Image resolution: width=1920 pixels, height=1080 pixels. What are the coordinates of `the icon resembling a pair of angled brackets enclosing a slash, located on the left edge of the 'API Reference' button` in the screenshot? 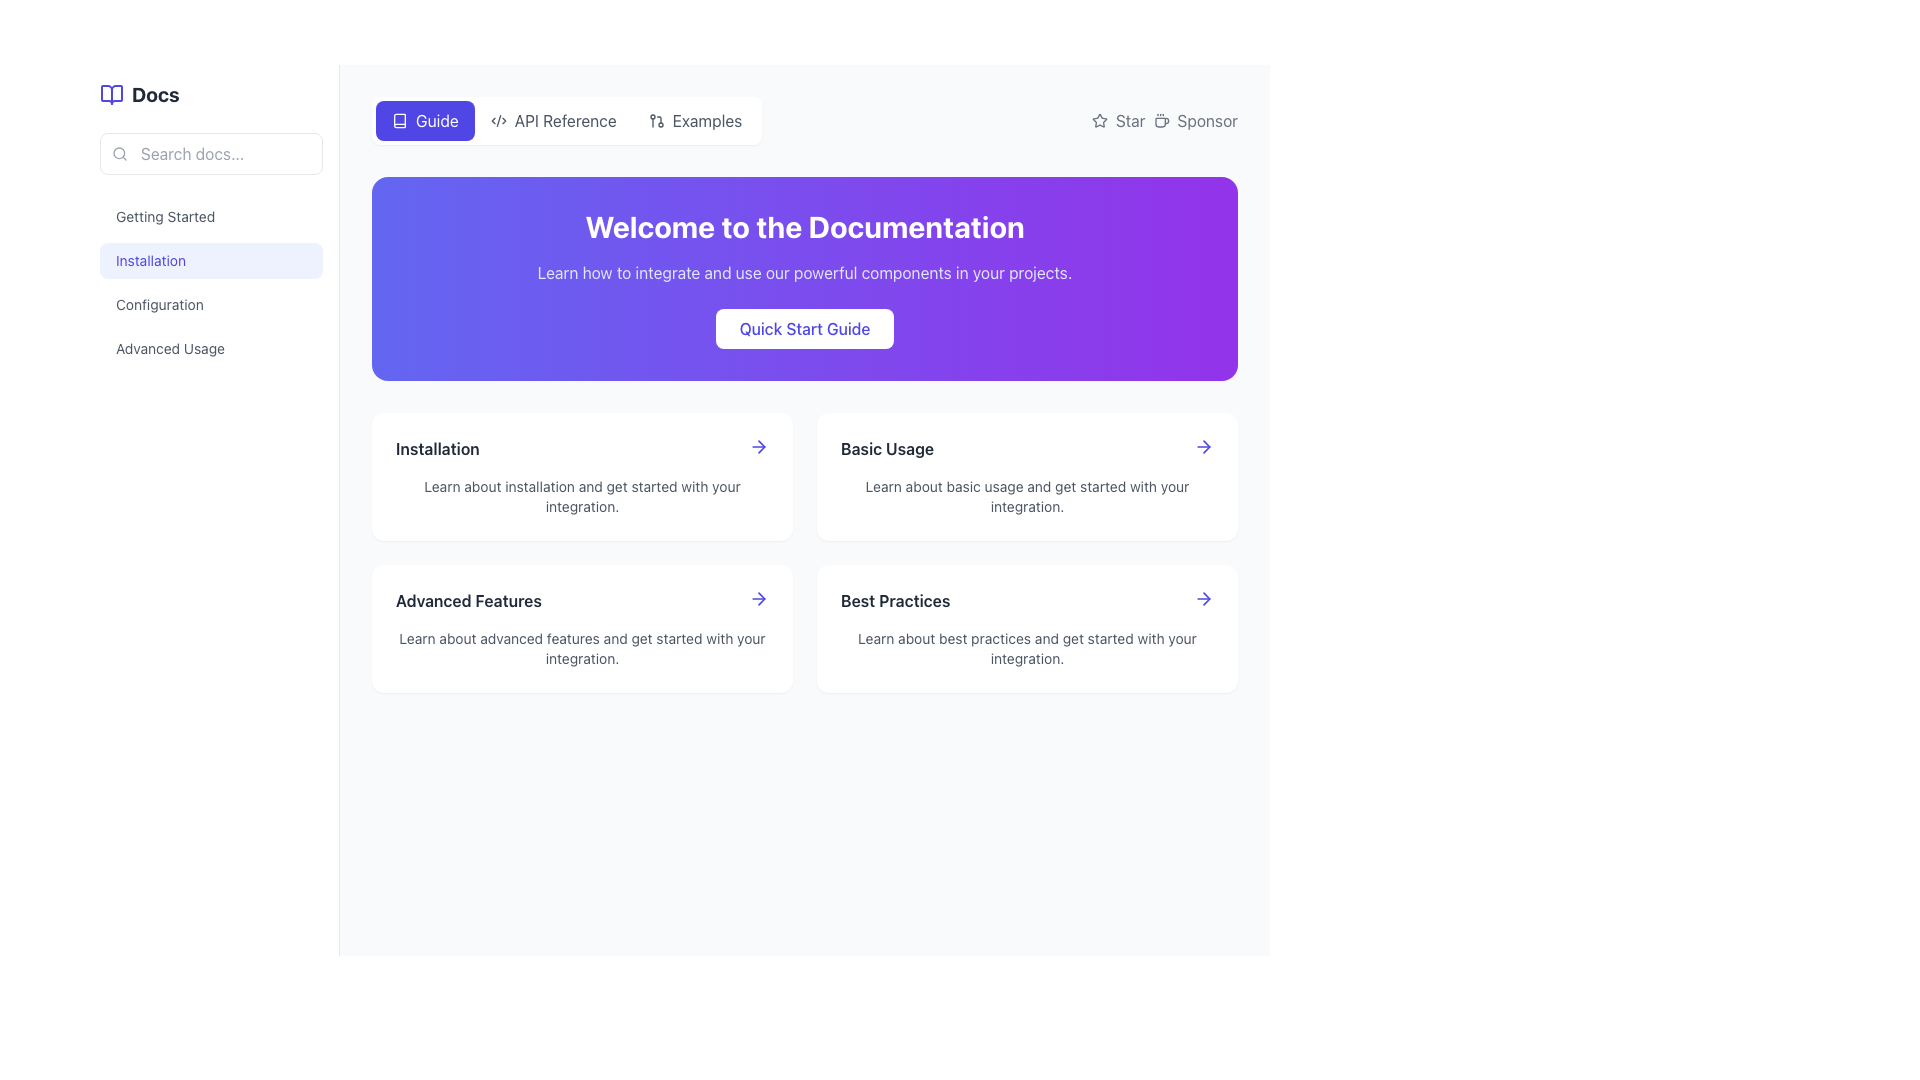 It's located at (498, 120).